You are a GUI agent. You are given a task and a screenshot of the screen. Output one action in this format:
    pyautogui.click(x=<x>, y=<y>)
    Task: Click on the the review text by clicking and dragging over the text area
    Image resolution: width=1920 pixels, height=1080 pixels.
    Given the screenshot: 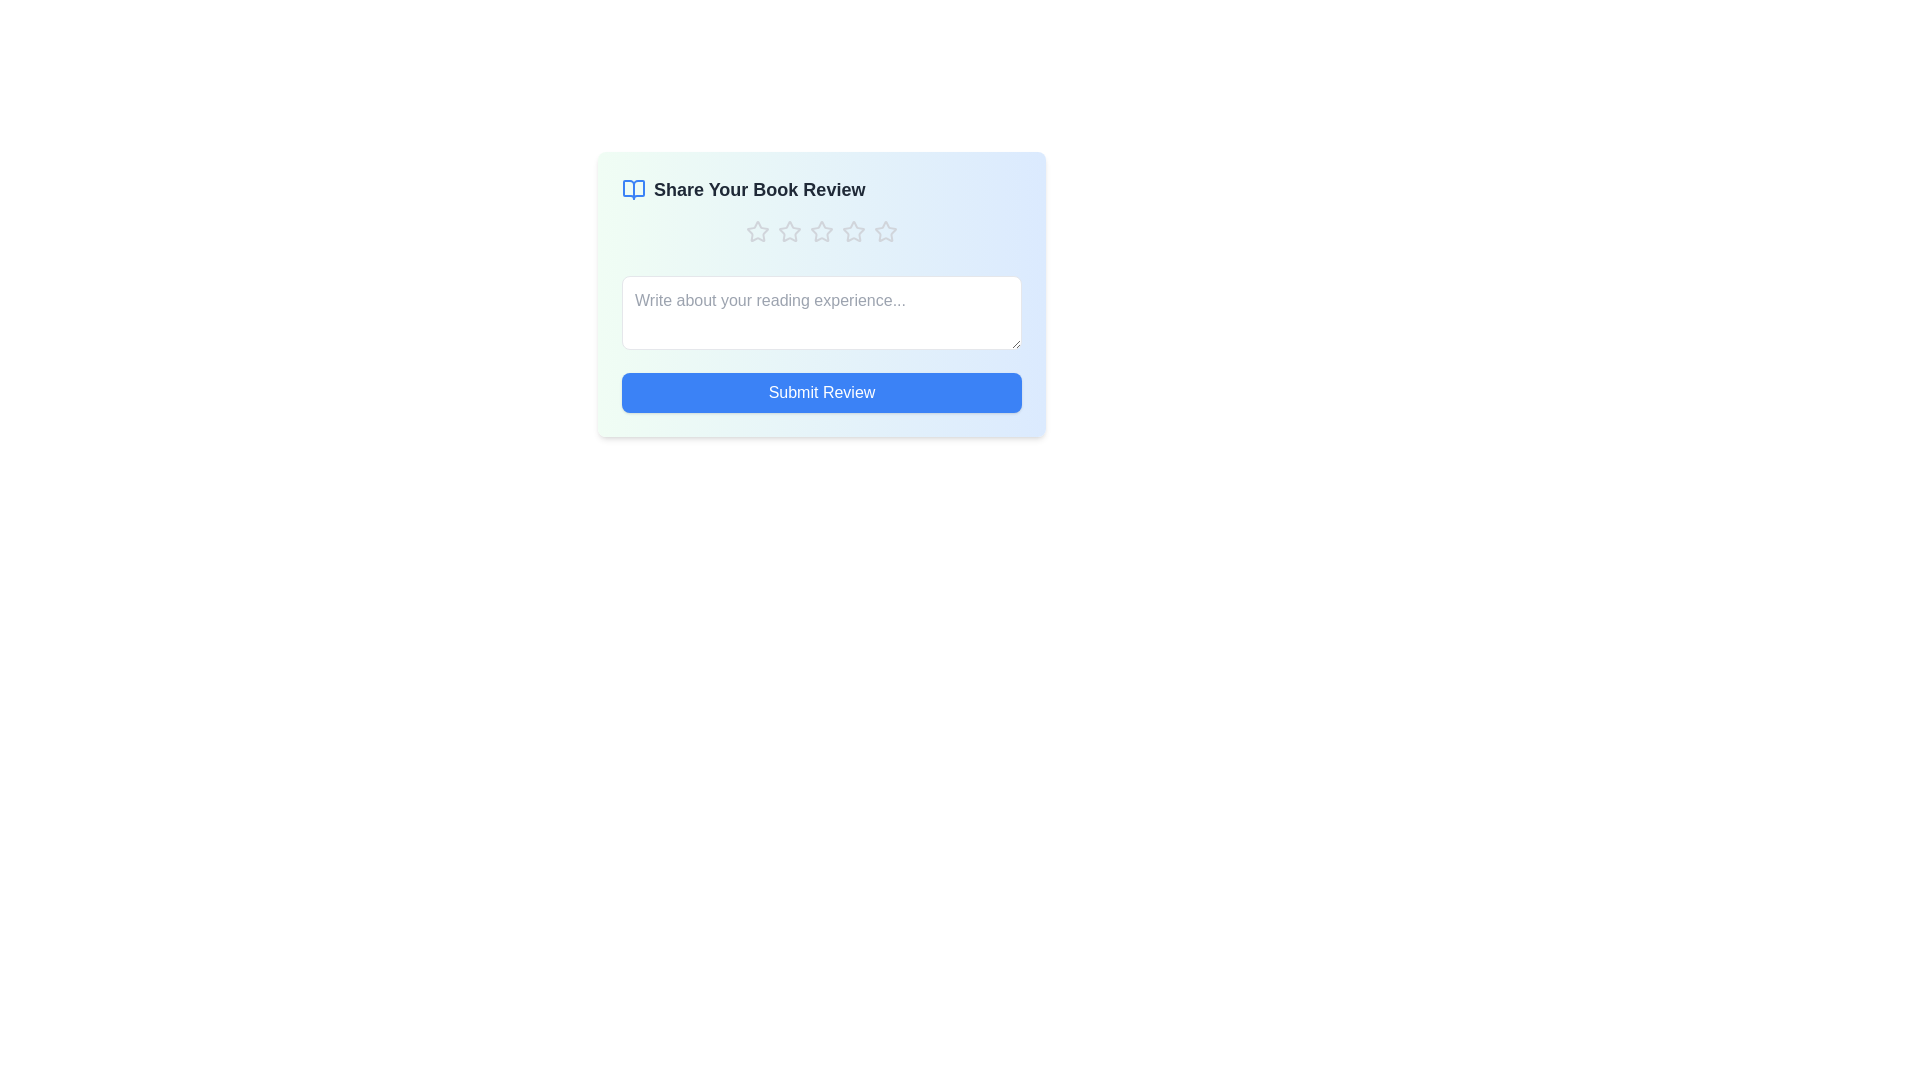 What is the action you would take?
    pyautogui.click(x=621, y=276)
    